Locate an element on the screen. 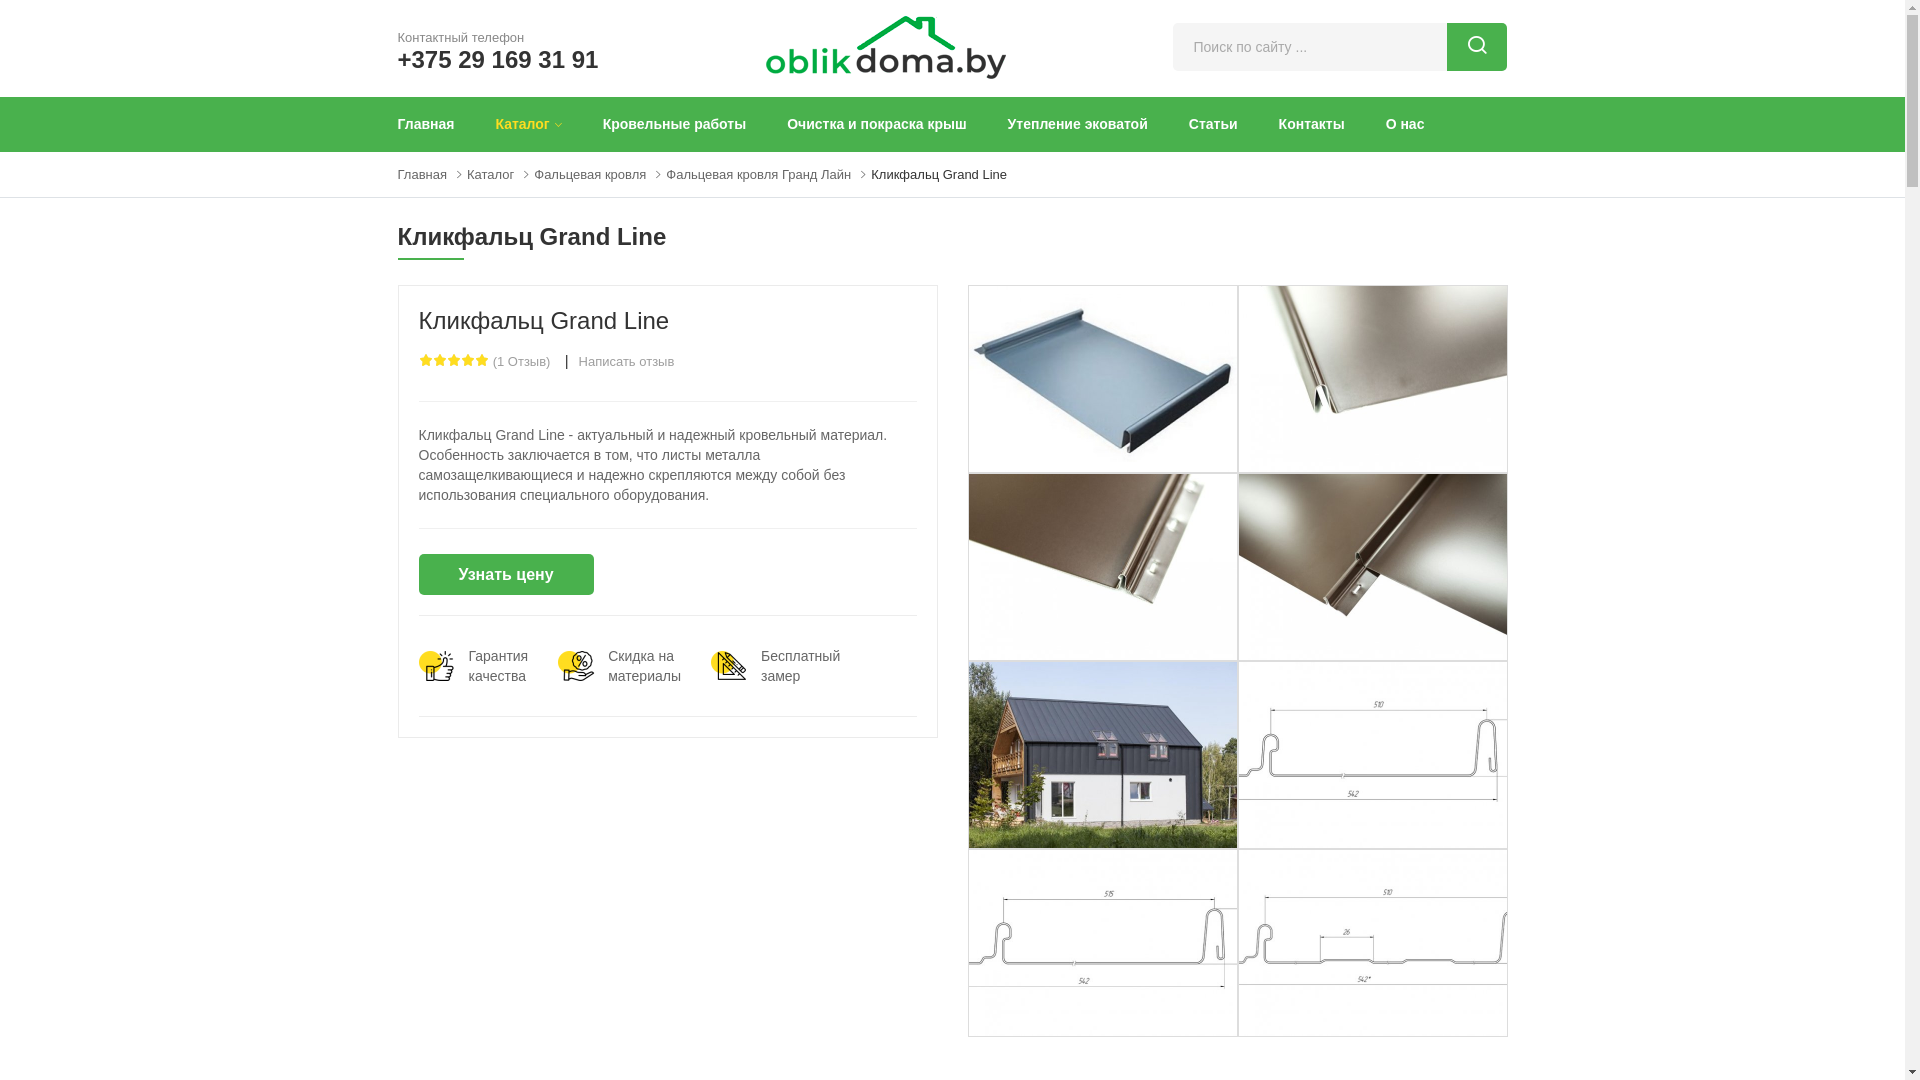  '+375 29 169 31 91' is located at coordinates (498, 57).